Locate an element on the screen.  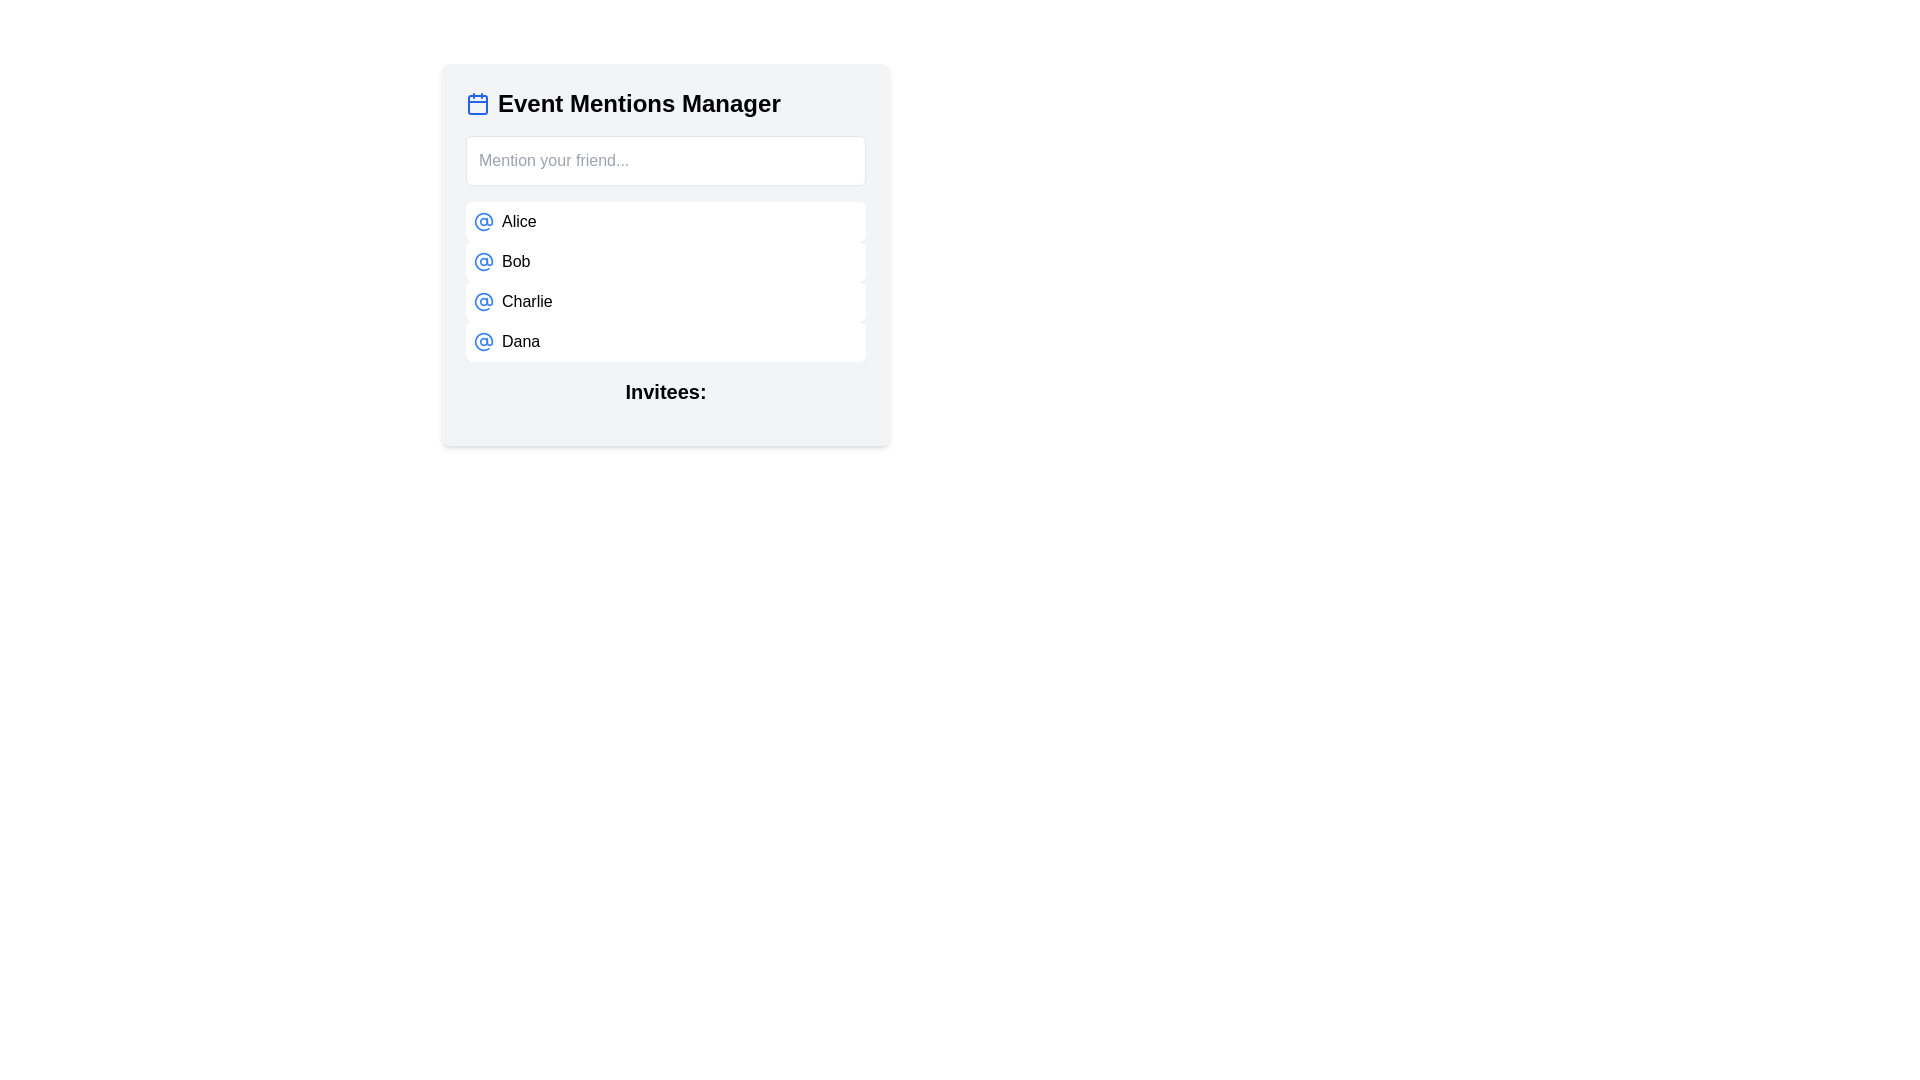
the first selectable item is located at coordinates (666, 222).